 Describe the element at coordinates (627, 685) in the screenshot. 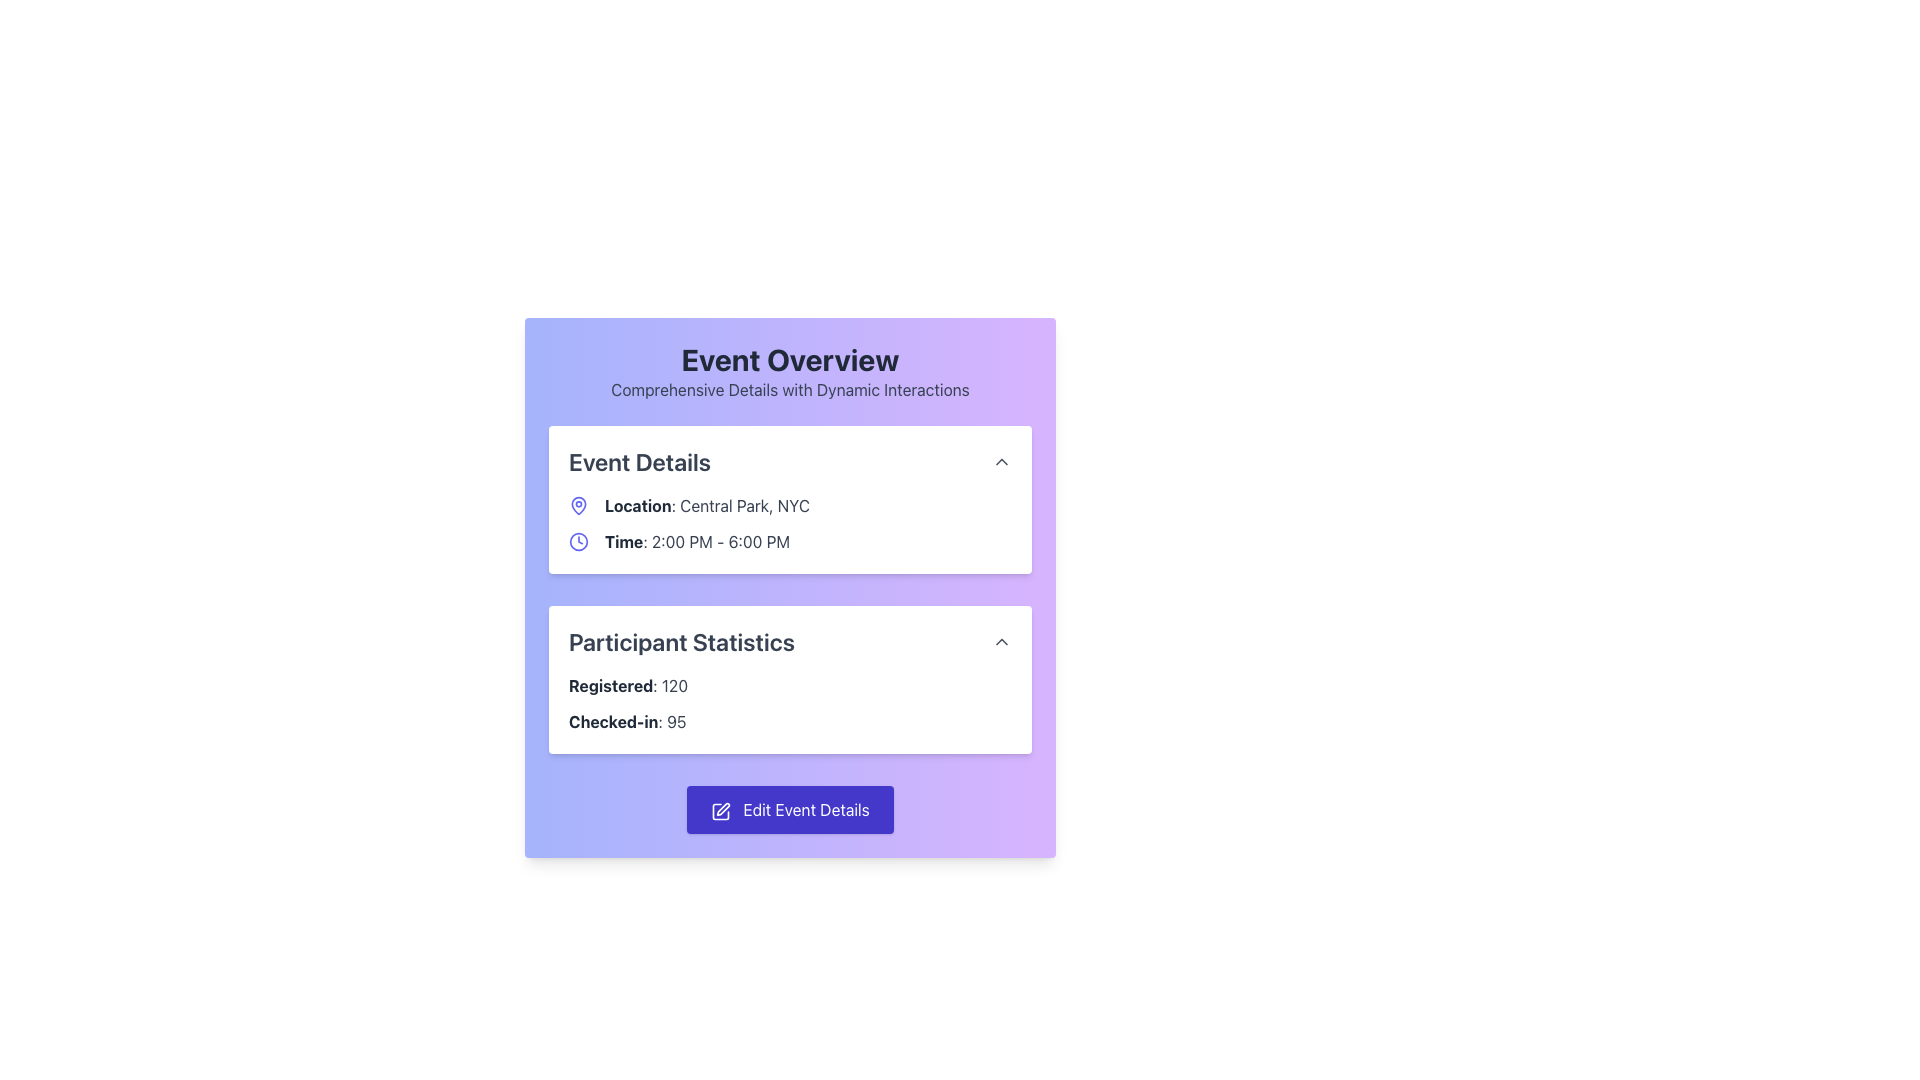

I see `the text label displaying 'Registered: 120' located in the Participant Statistics section` at that location.